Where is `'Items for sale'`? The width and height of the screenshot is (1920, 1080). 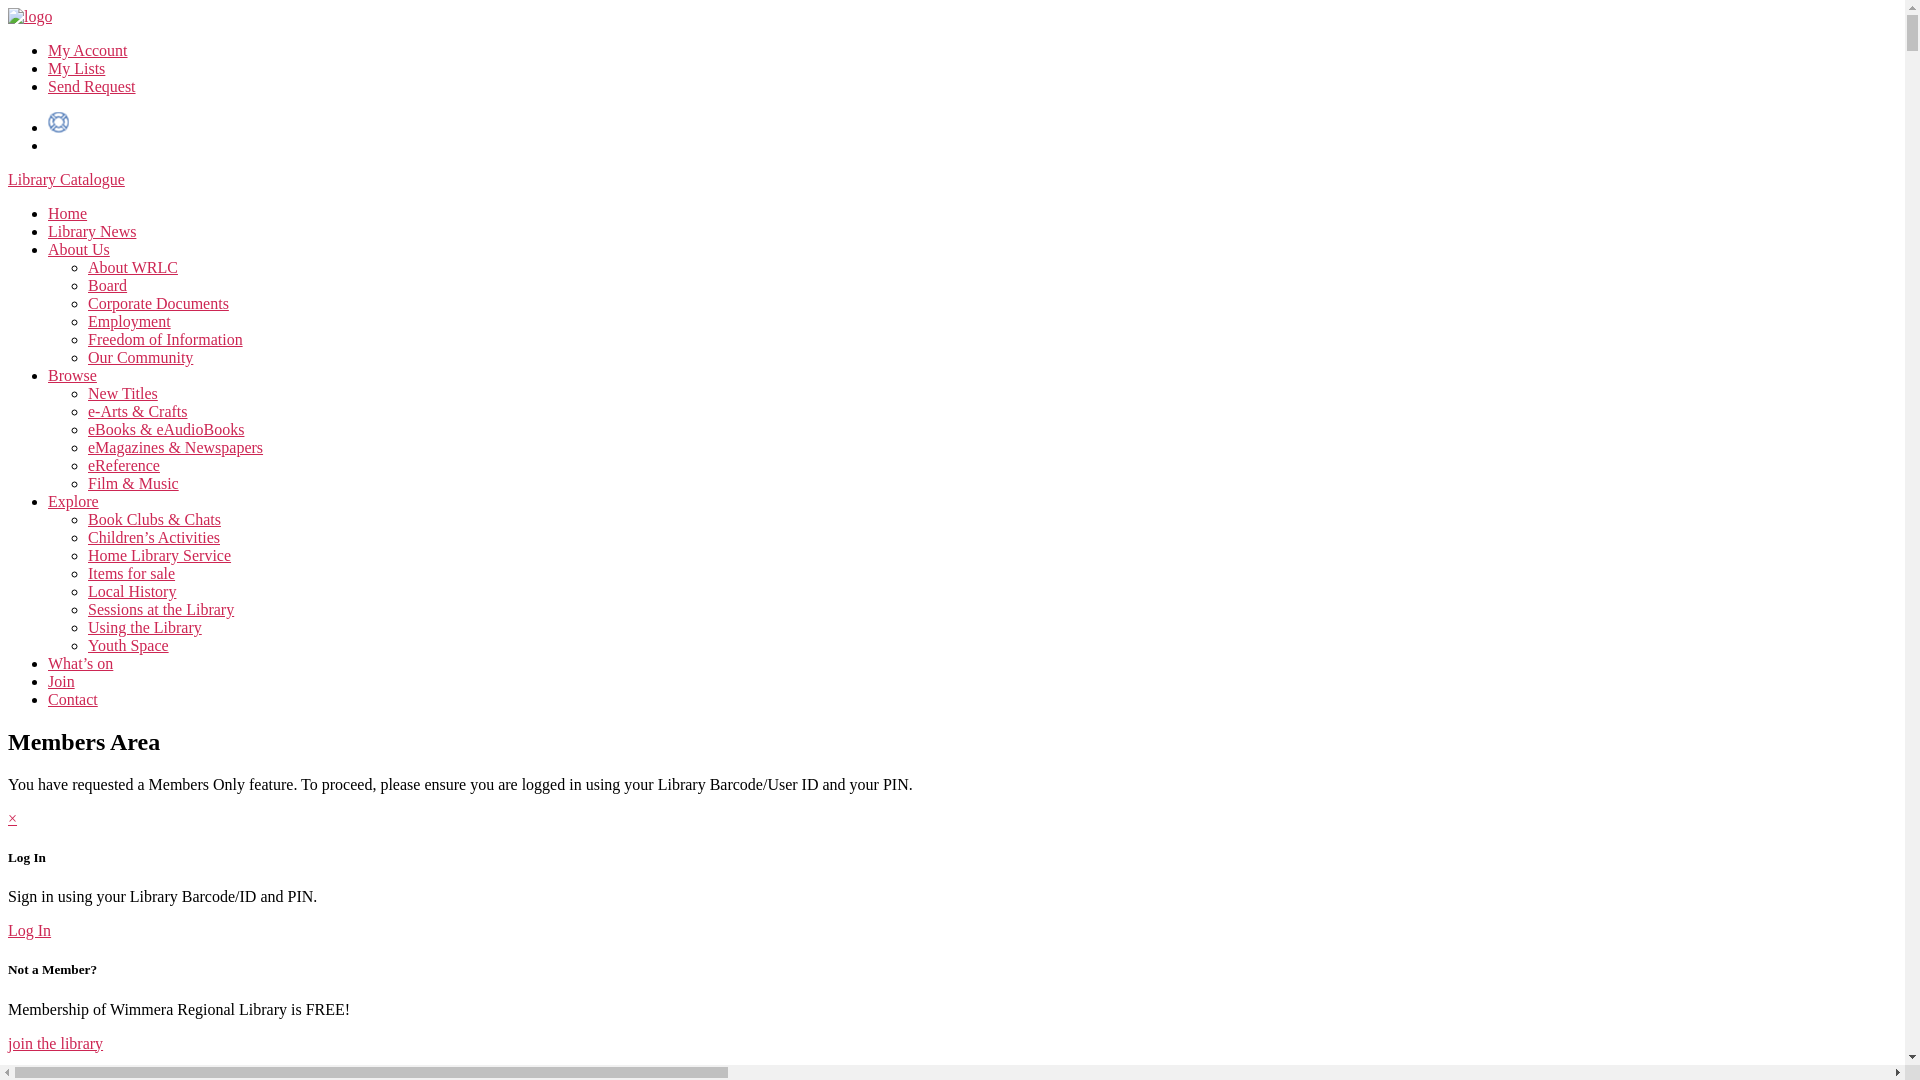 'Items for sale' is located at coordinates (86, 573).